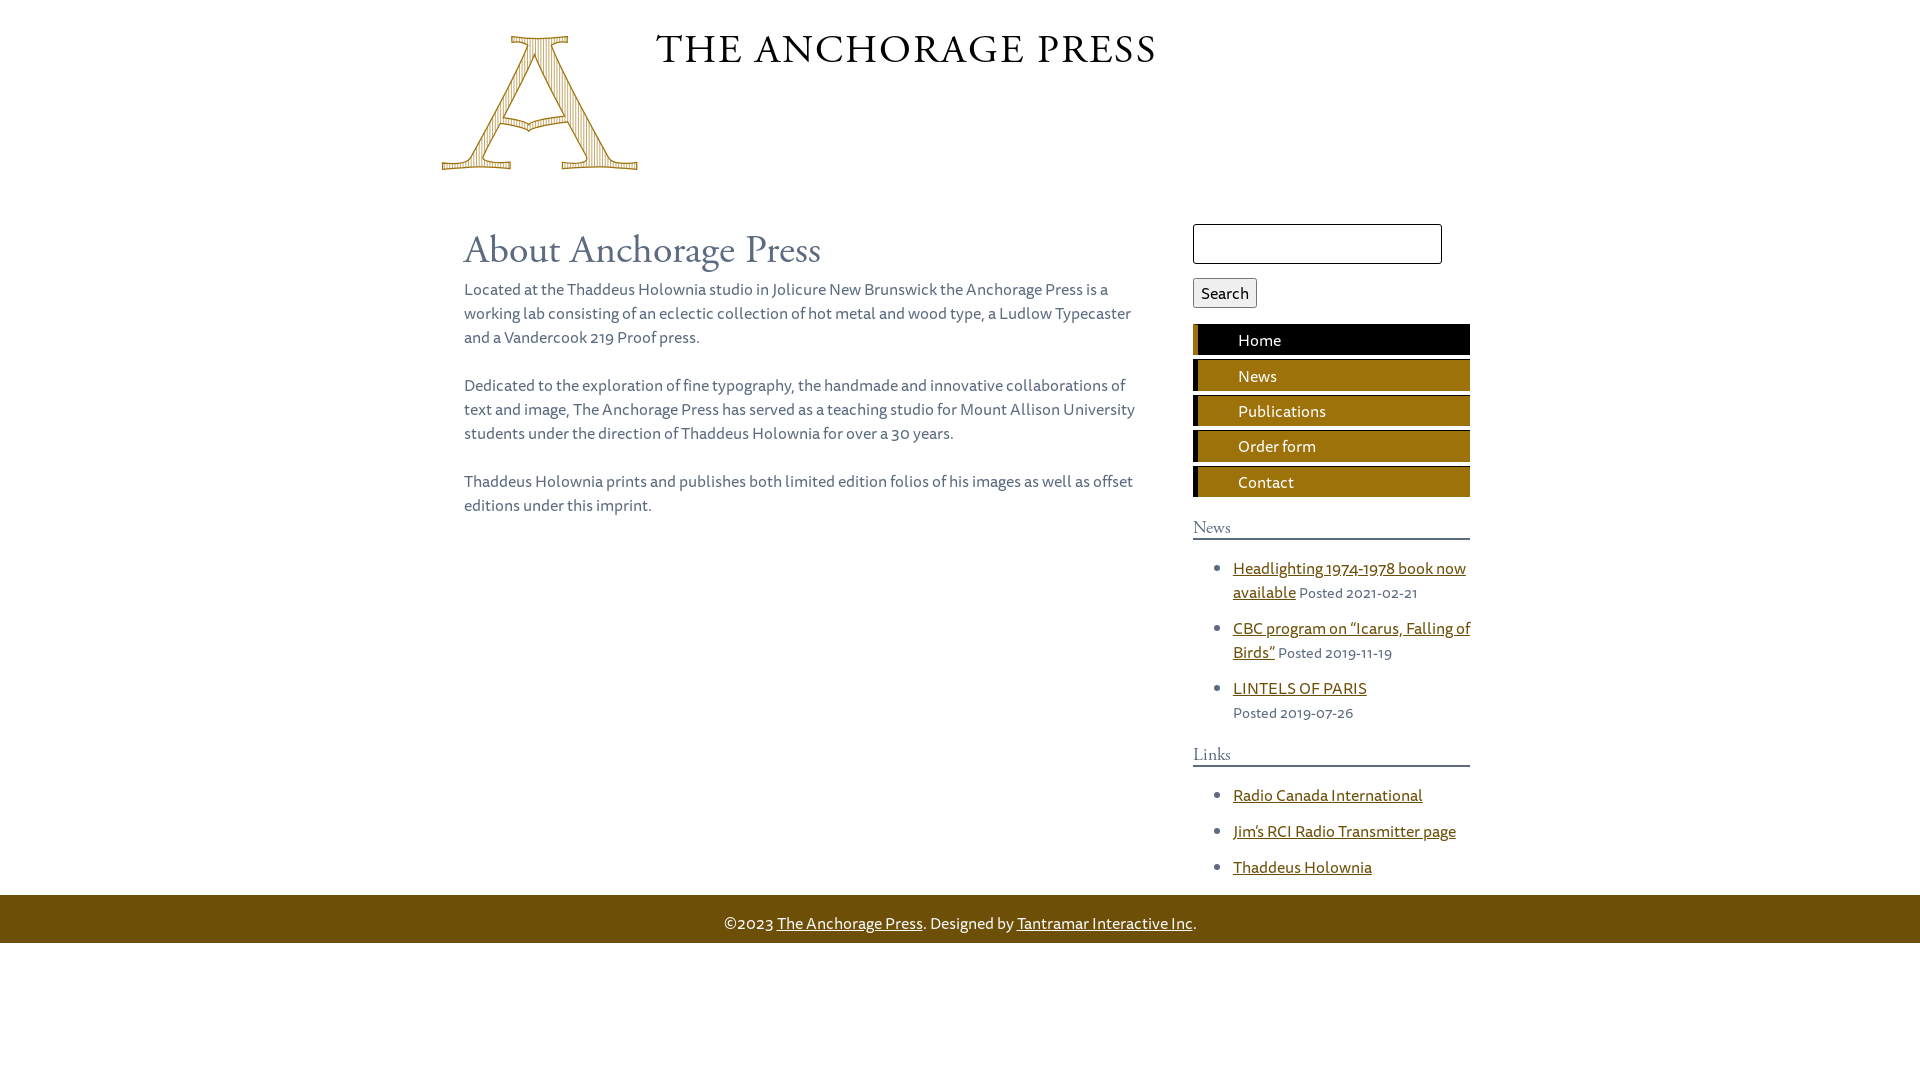 The image size is (1920, 1080). I want to click on 'Contact', so click(1331, 481).